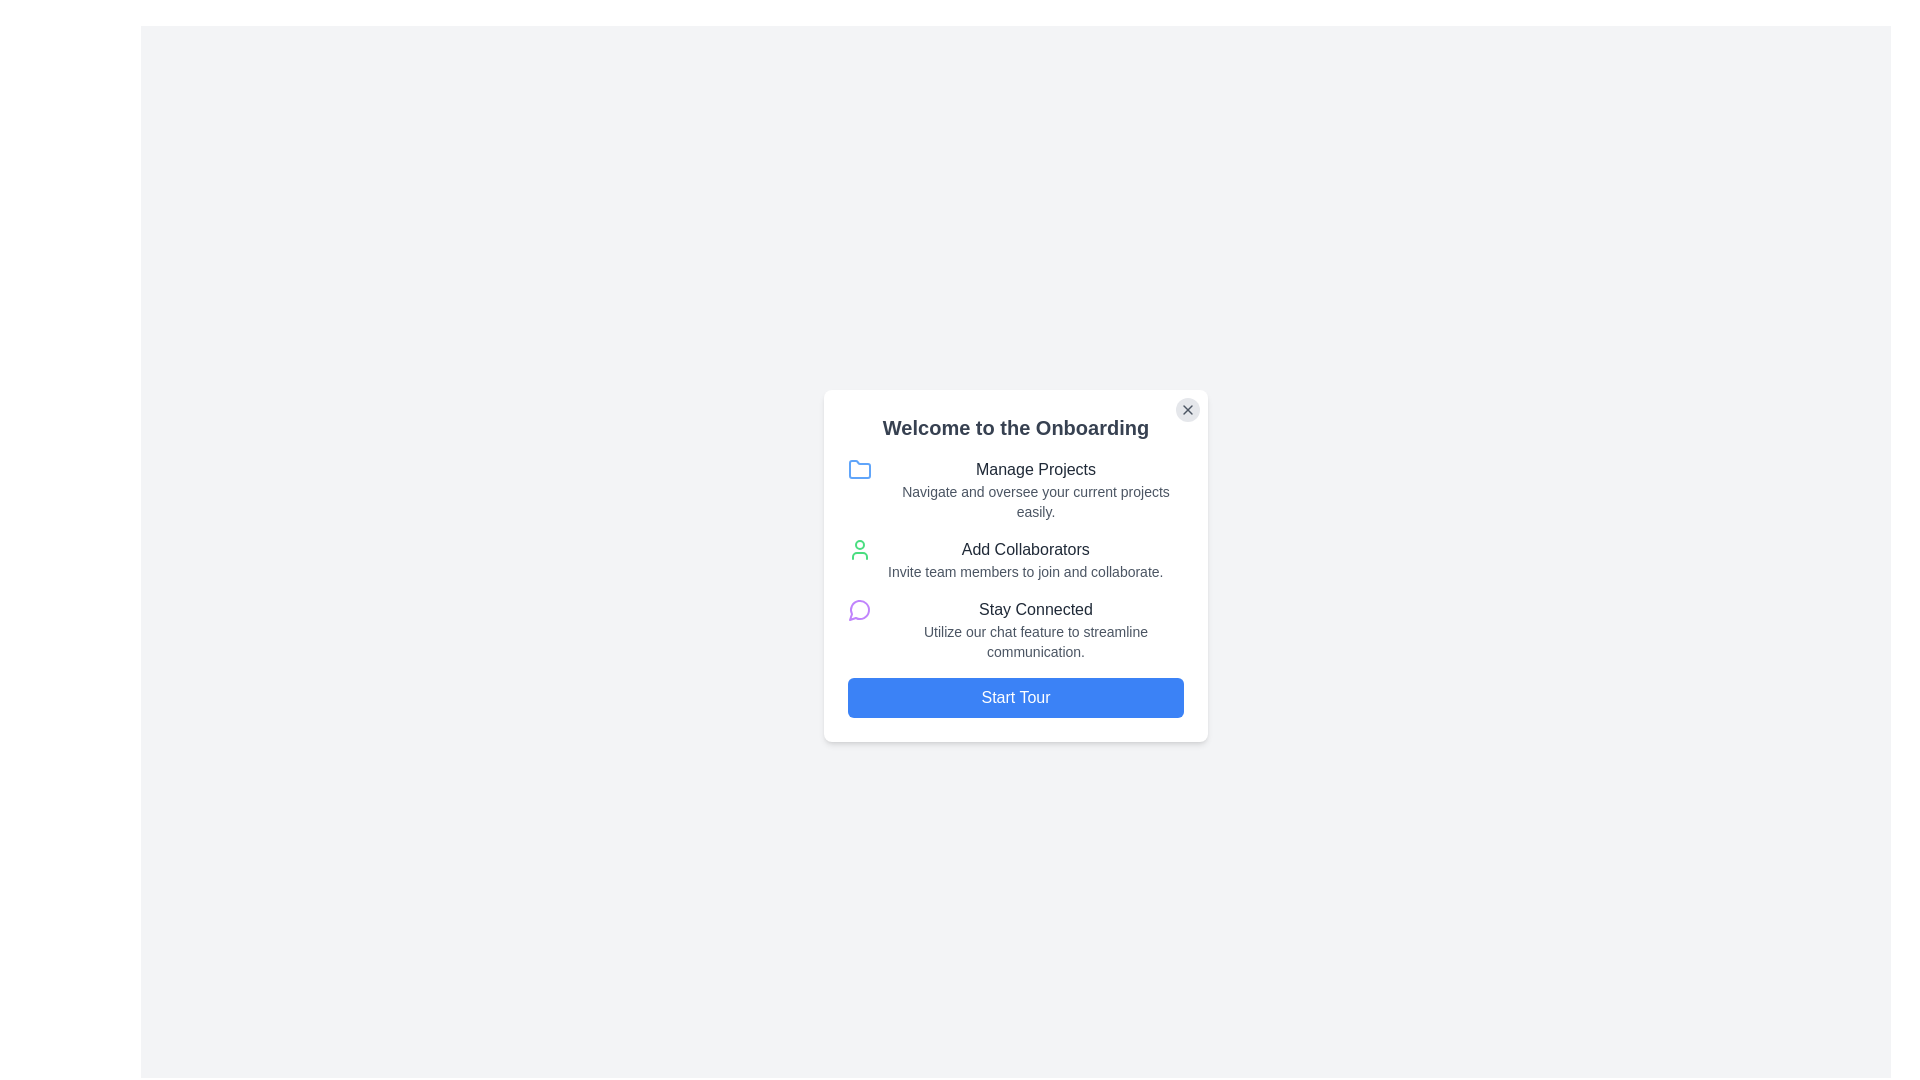 This screenshot has height=1080, width=1920. What do you see at coordinates (1025, 571) in the screenshot?
I see `the static text element that provides additional information about the 'Add Collaborators' feature, located beneath the title in the welcome pop-up panel` at bounding box center [1025, 571].